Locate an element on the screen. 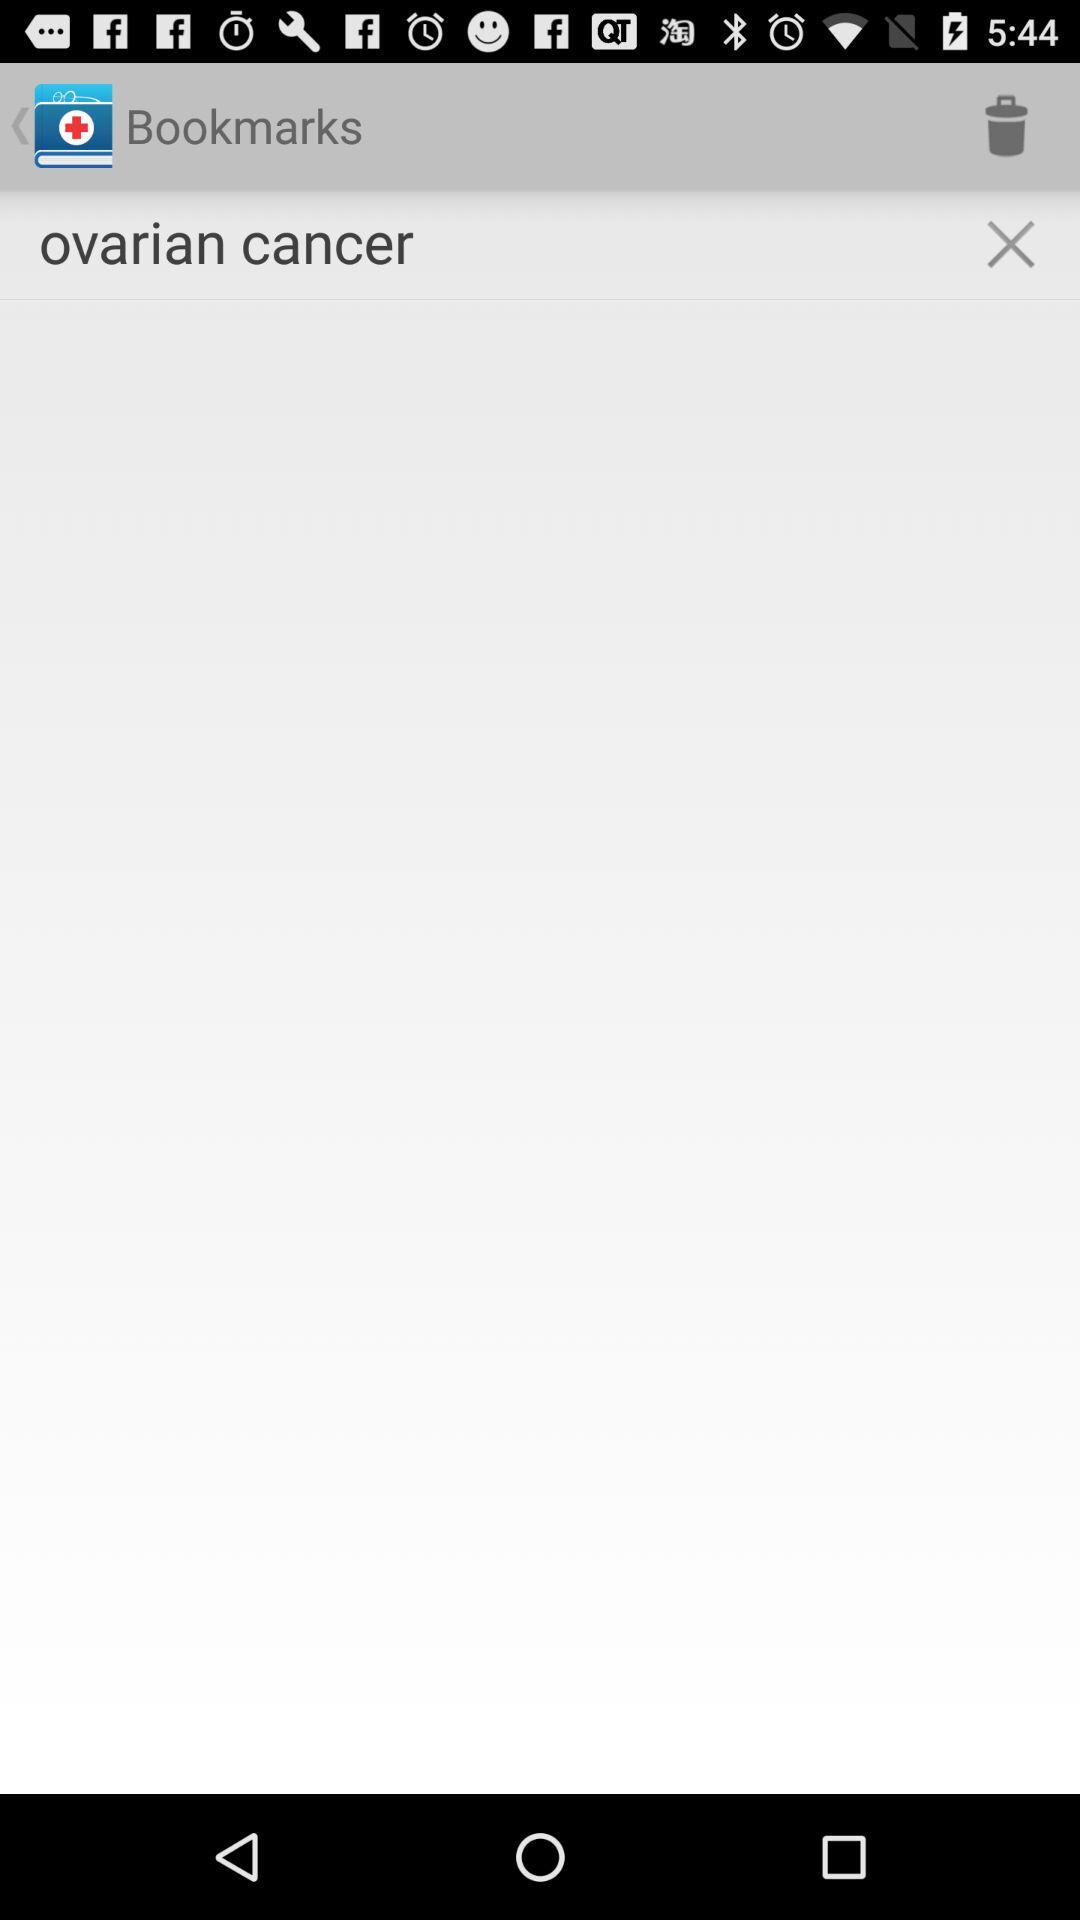 The width and height of the screenshot is (1080, 1920). icon to the right of the ovarian cancer item is located at coordinates (1010, 243).